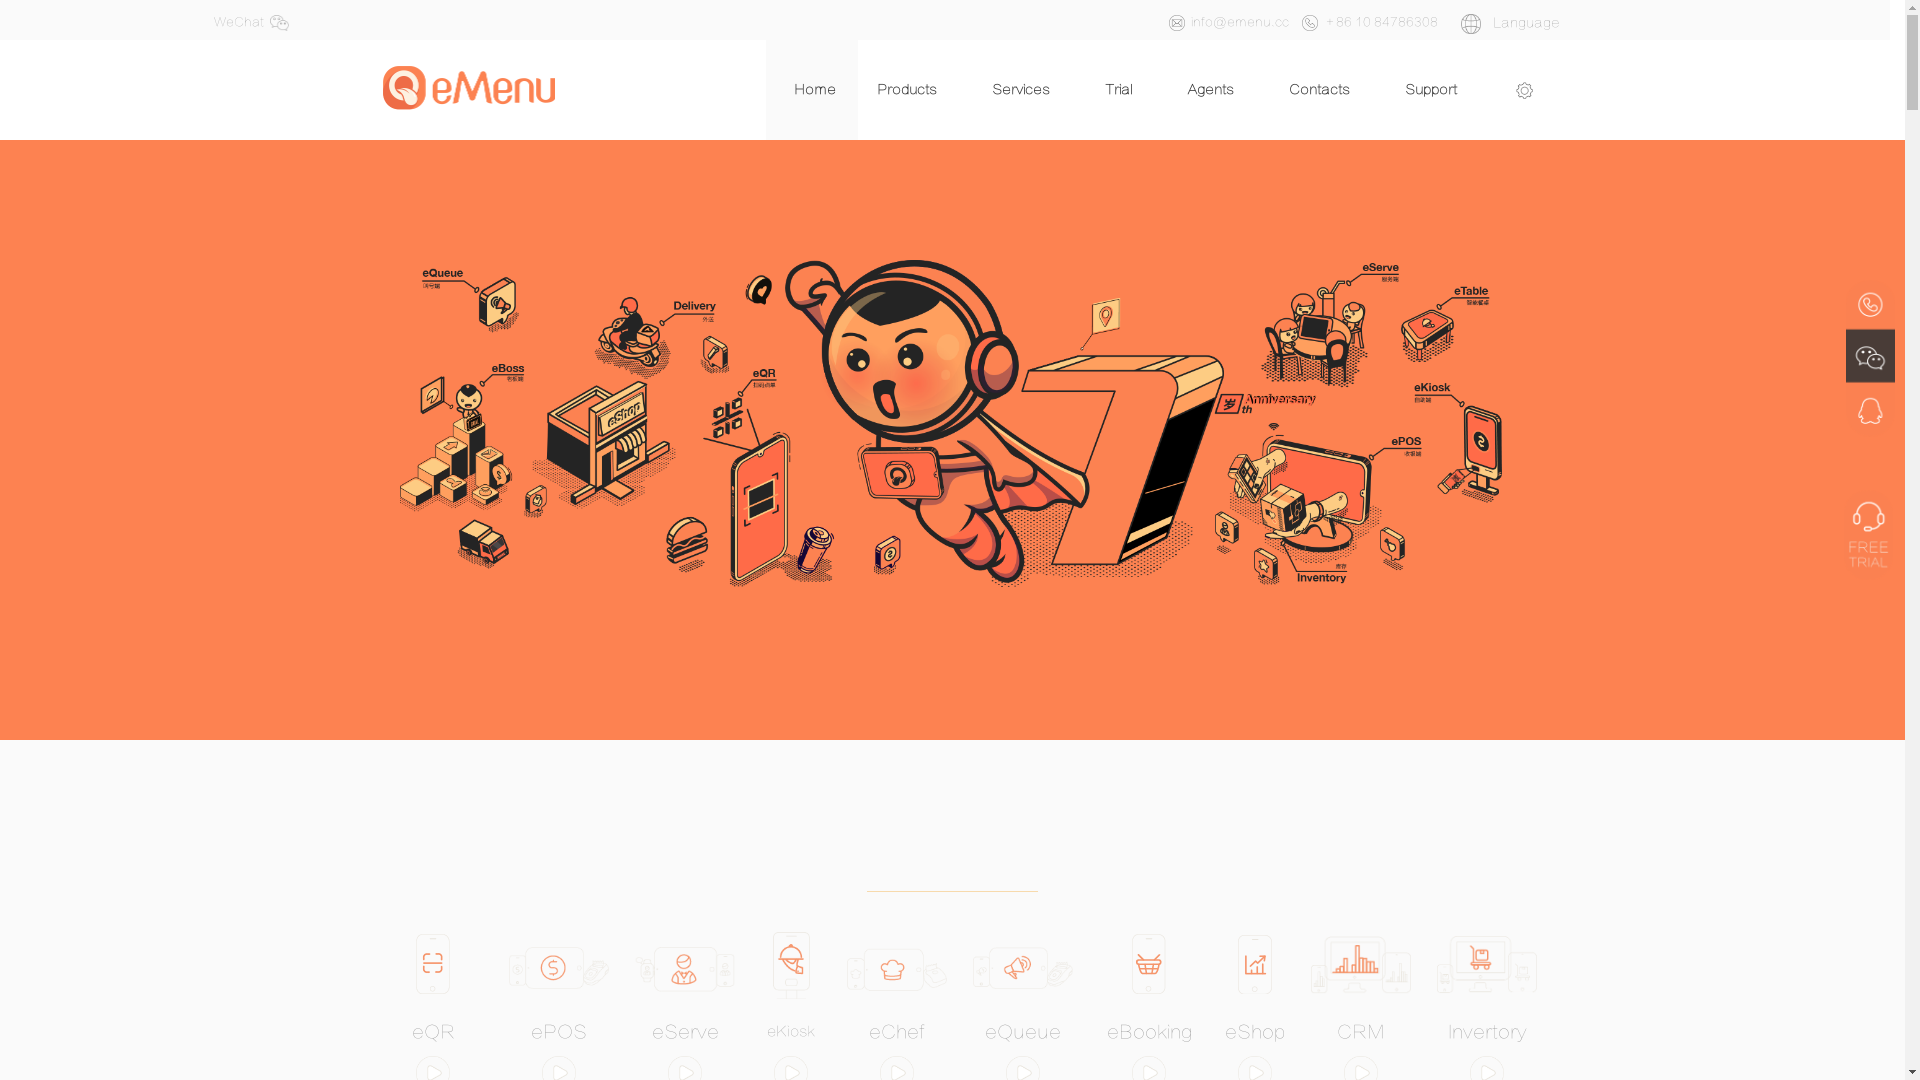  Describe the element at coordinates (1510, 23) in the screenshot. I see `'  Language'` at that location.